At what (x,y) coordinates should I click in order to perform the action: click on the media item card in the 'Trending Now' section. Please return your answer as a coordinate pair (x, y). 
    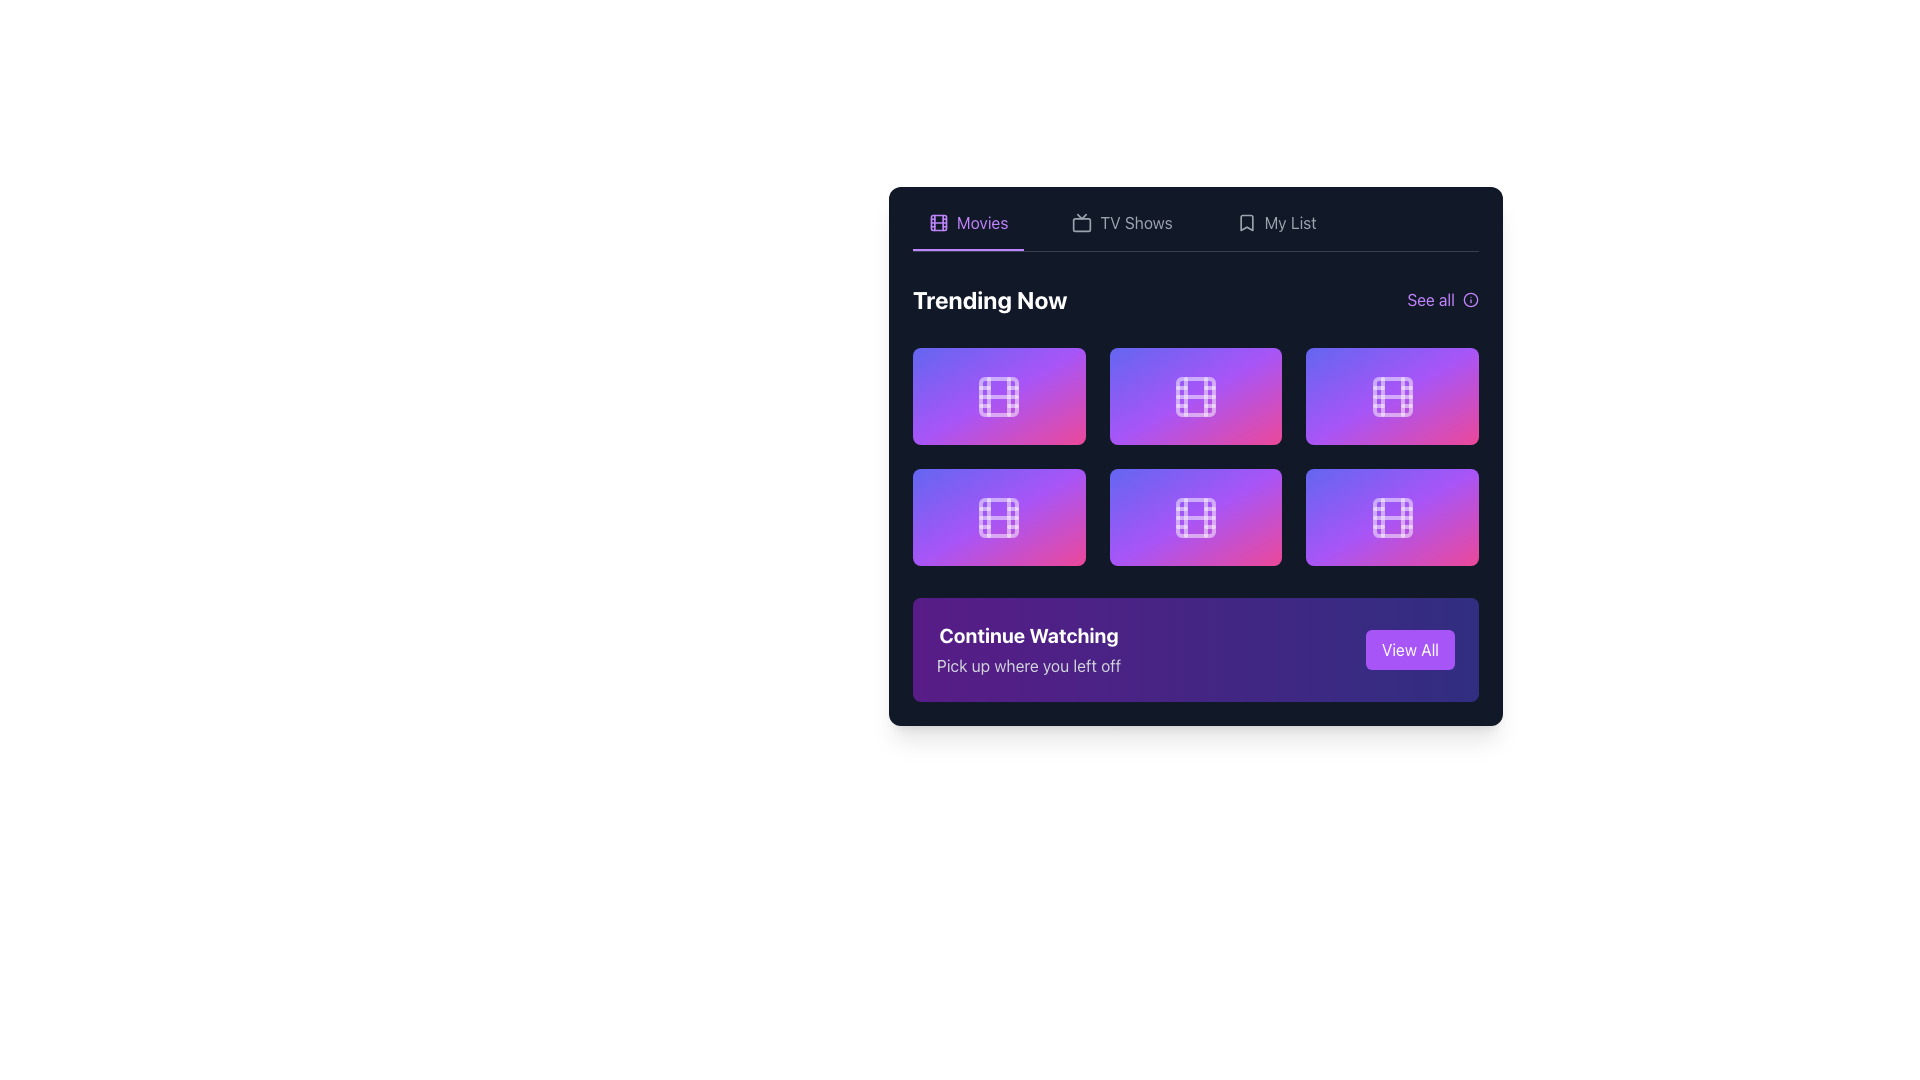
    Looking at the image, I should click on (1391, 396).